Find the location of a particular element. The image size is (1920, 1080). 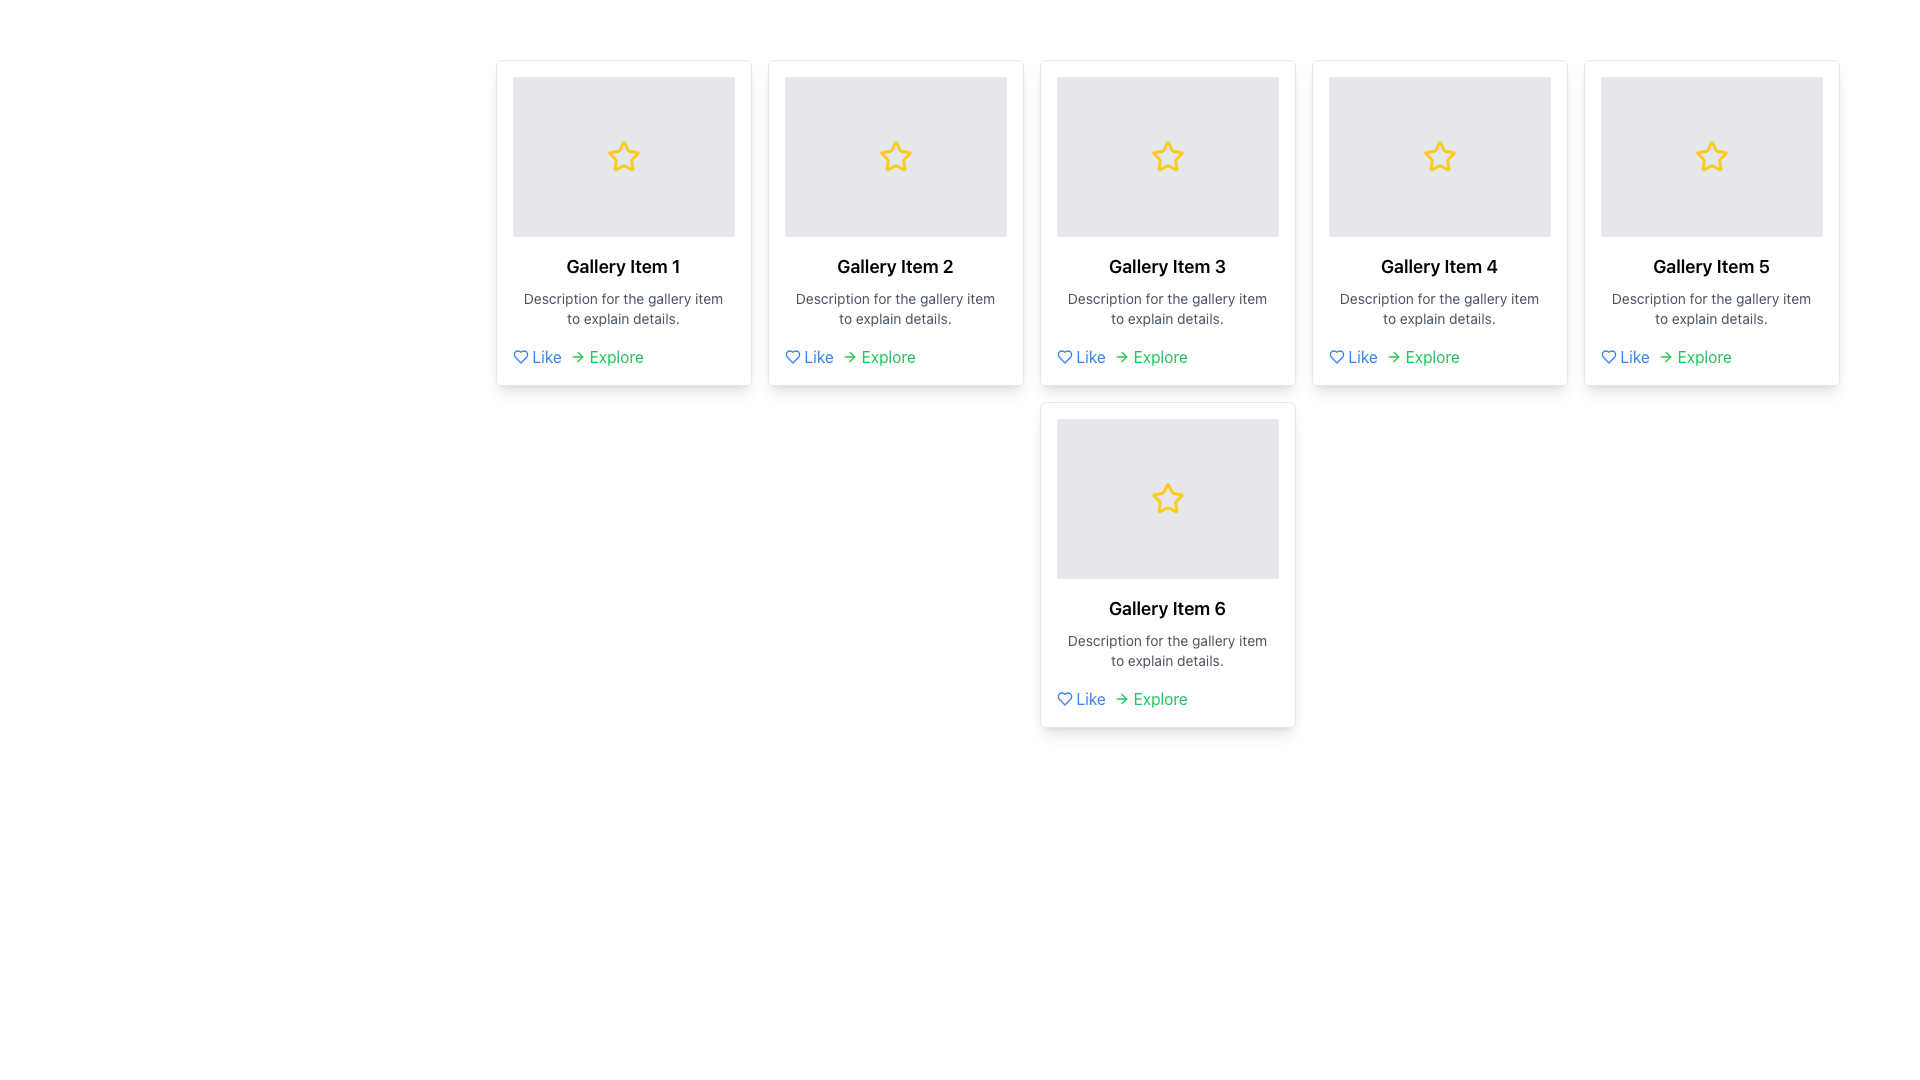

the Text Block displaying the title and description of the first gallery item, located below the star icon and above the 'Like' and 'Explore' links is located at coordinates (622, 290).